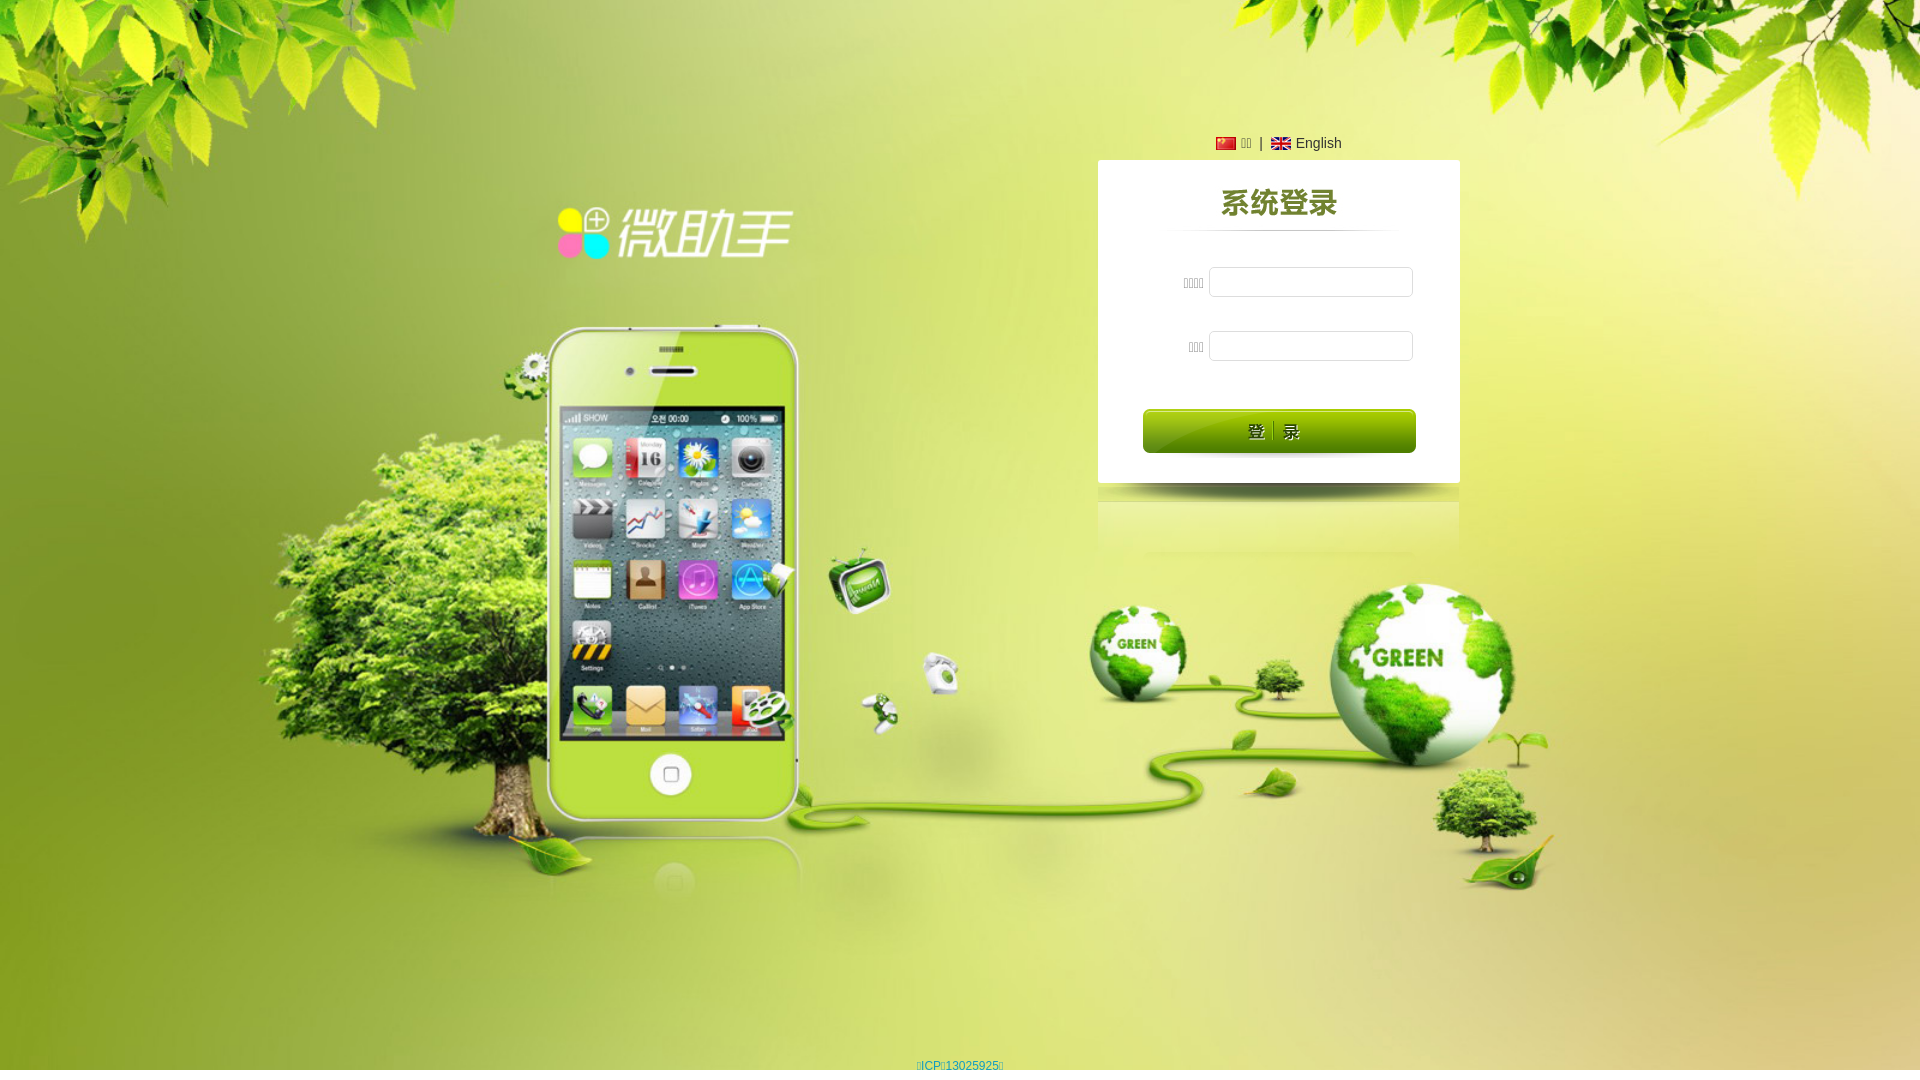  What do you see at coordinates (1306, 141) in the screenshot?
I see `'English'` at bounding box center [1306, 141].